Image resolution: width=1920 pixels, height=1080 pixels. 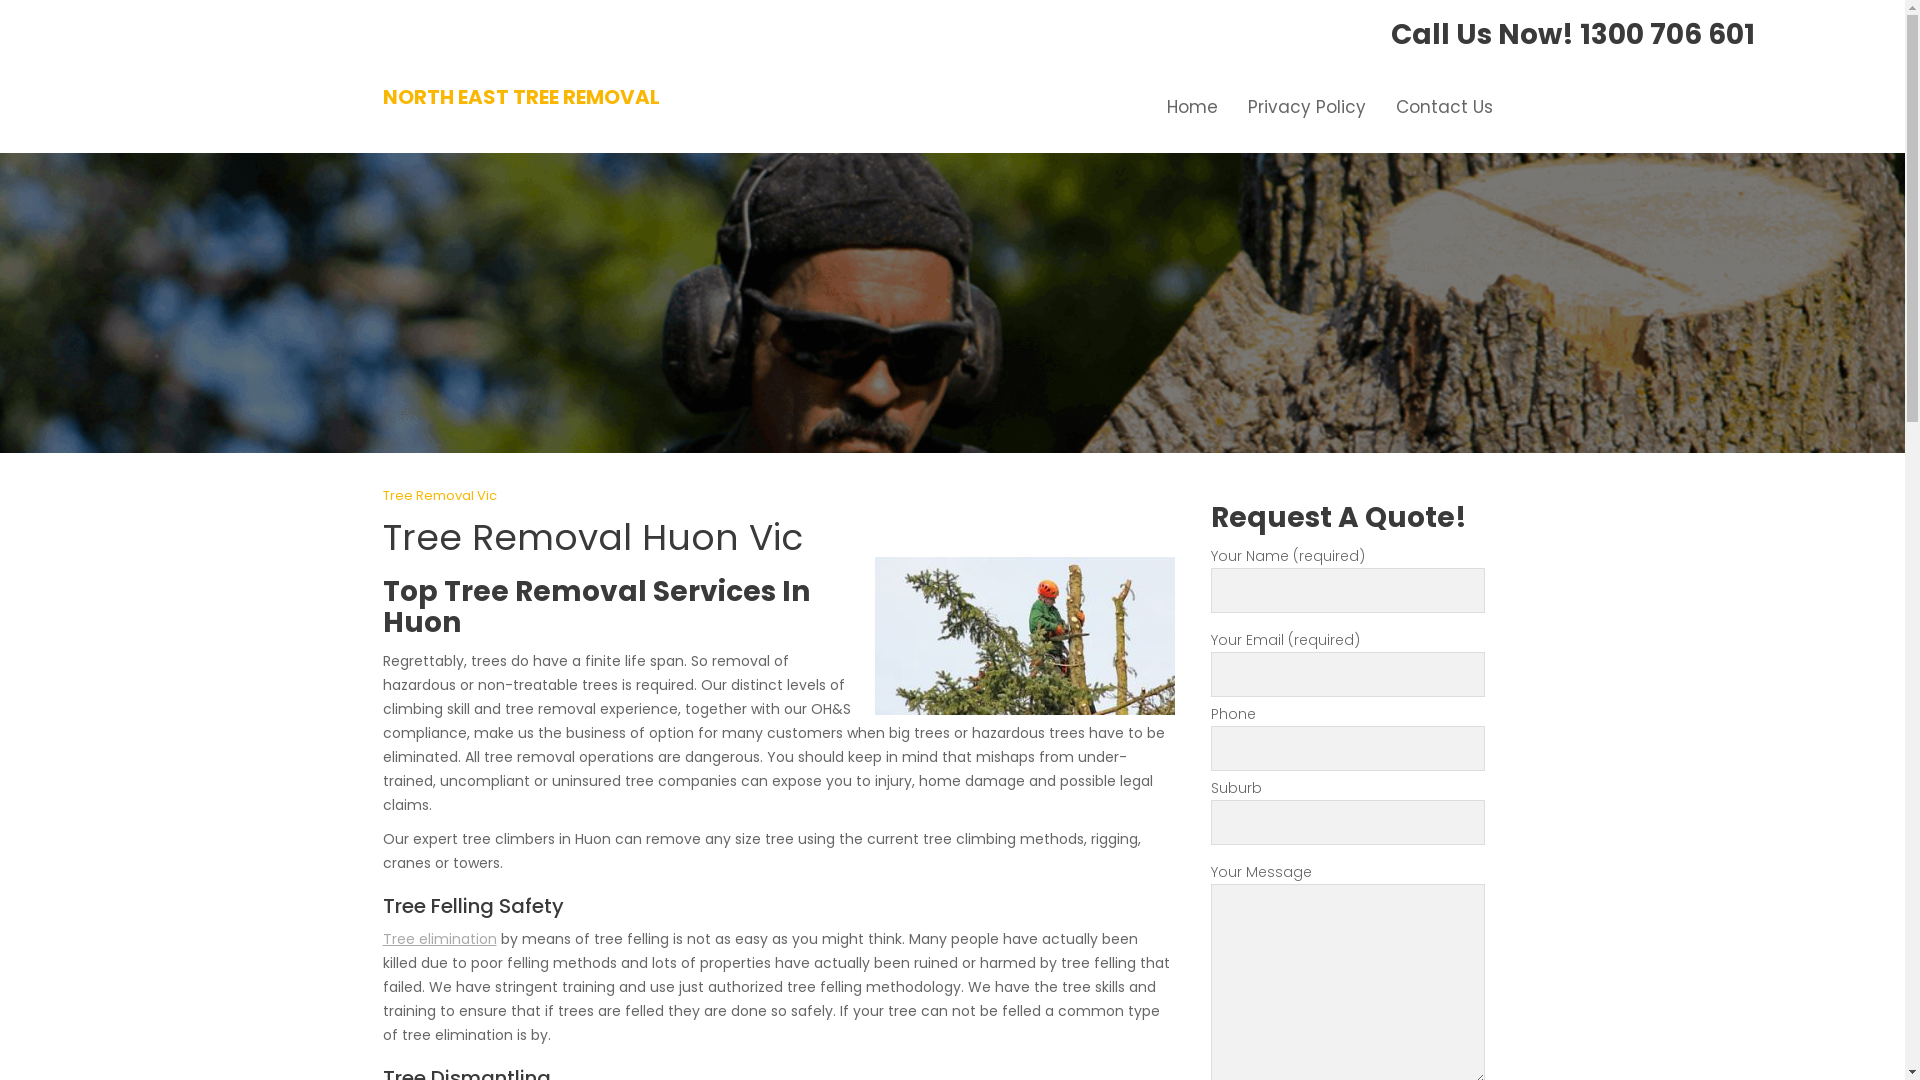 What do you see at coordinates (520, 96) in the screenshot?
I see `'NORTH EAST TREE REMOVAL'` at bounding box center [520, 96].